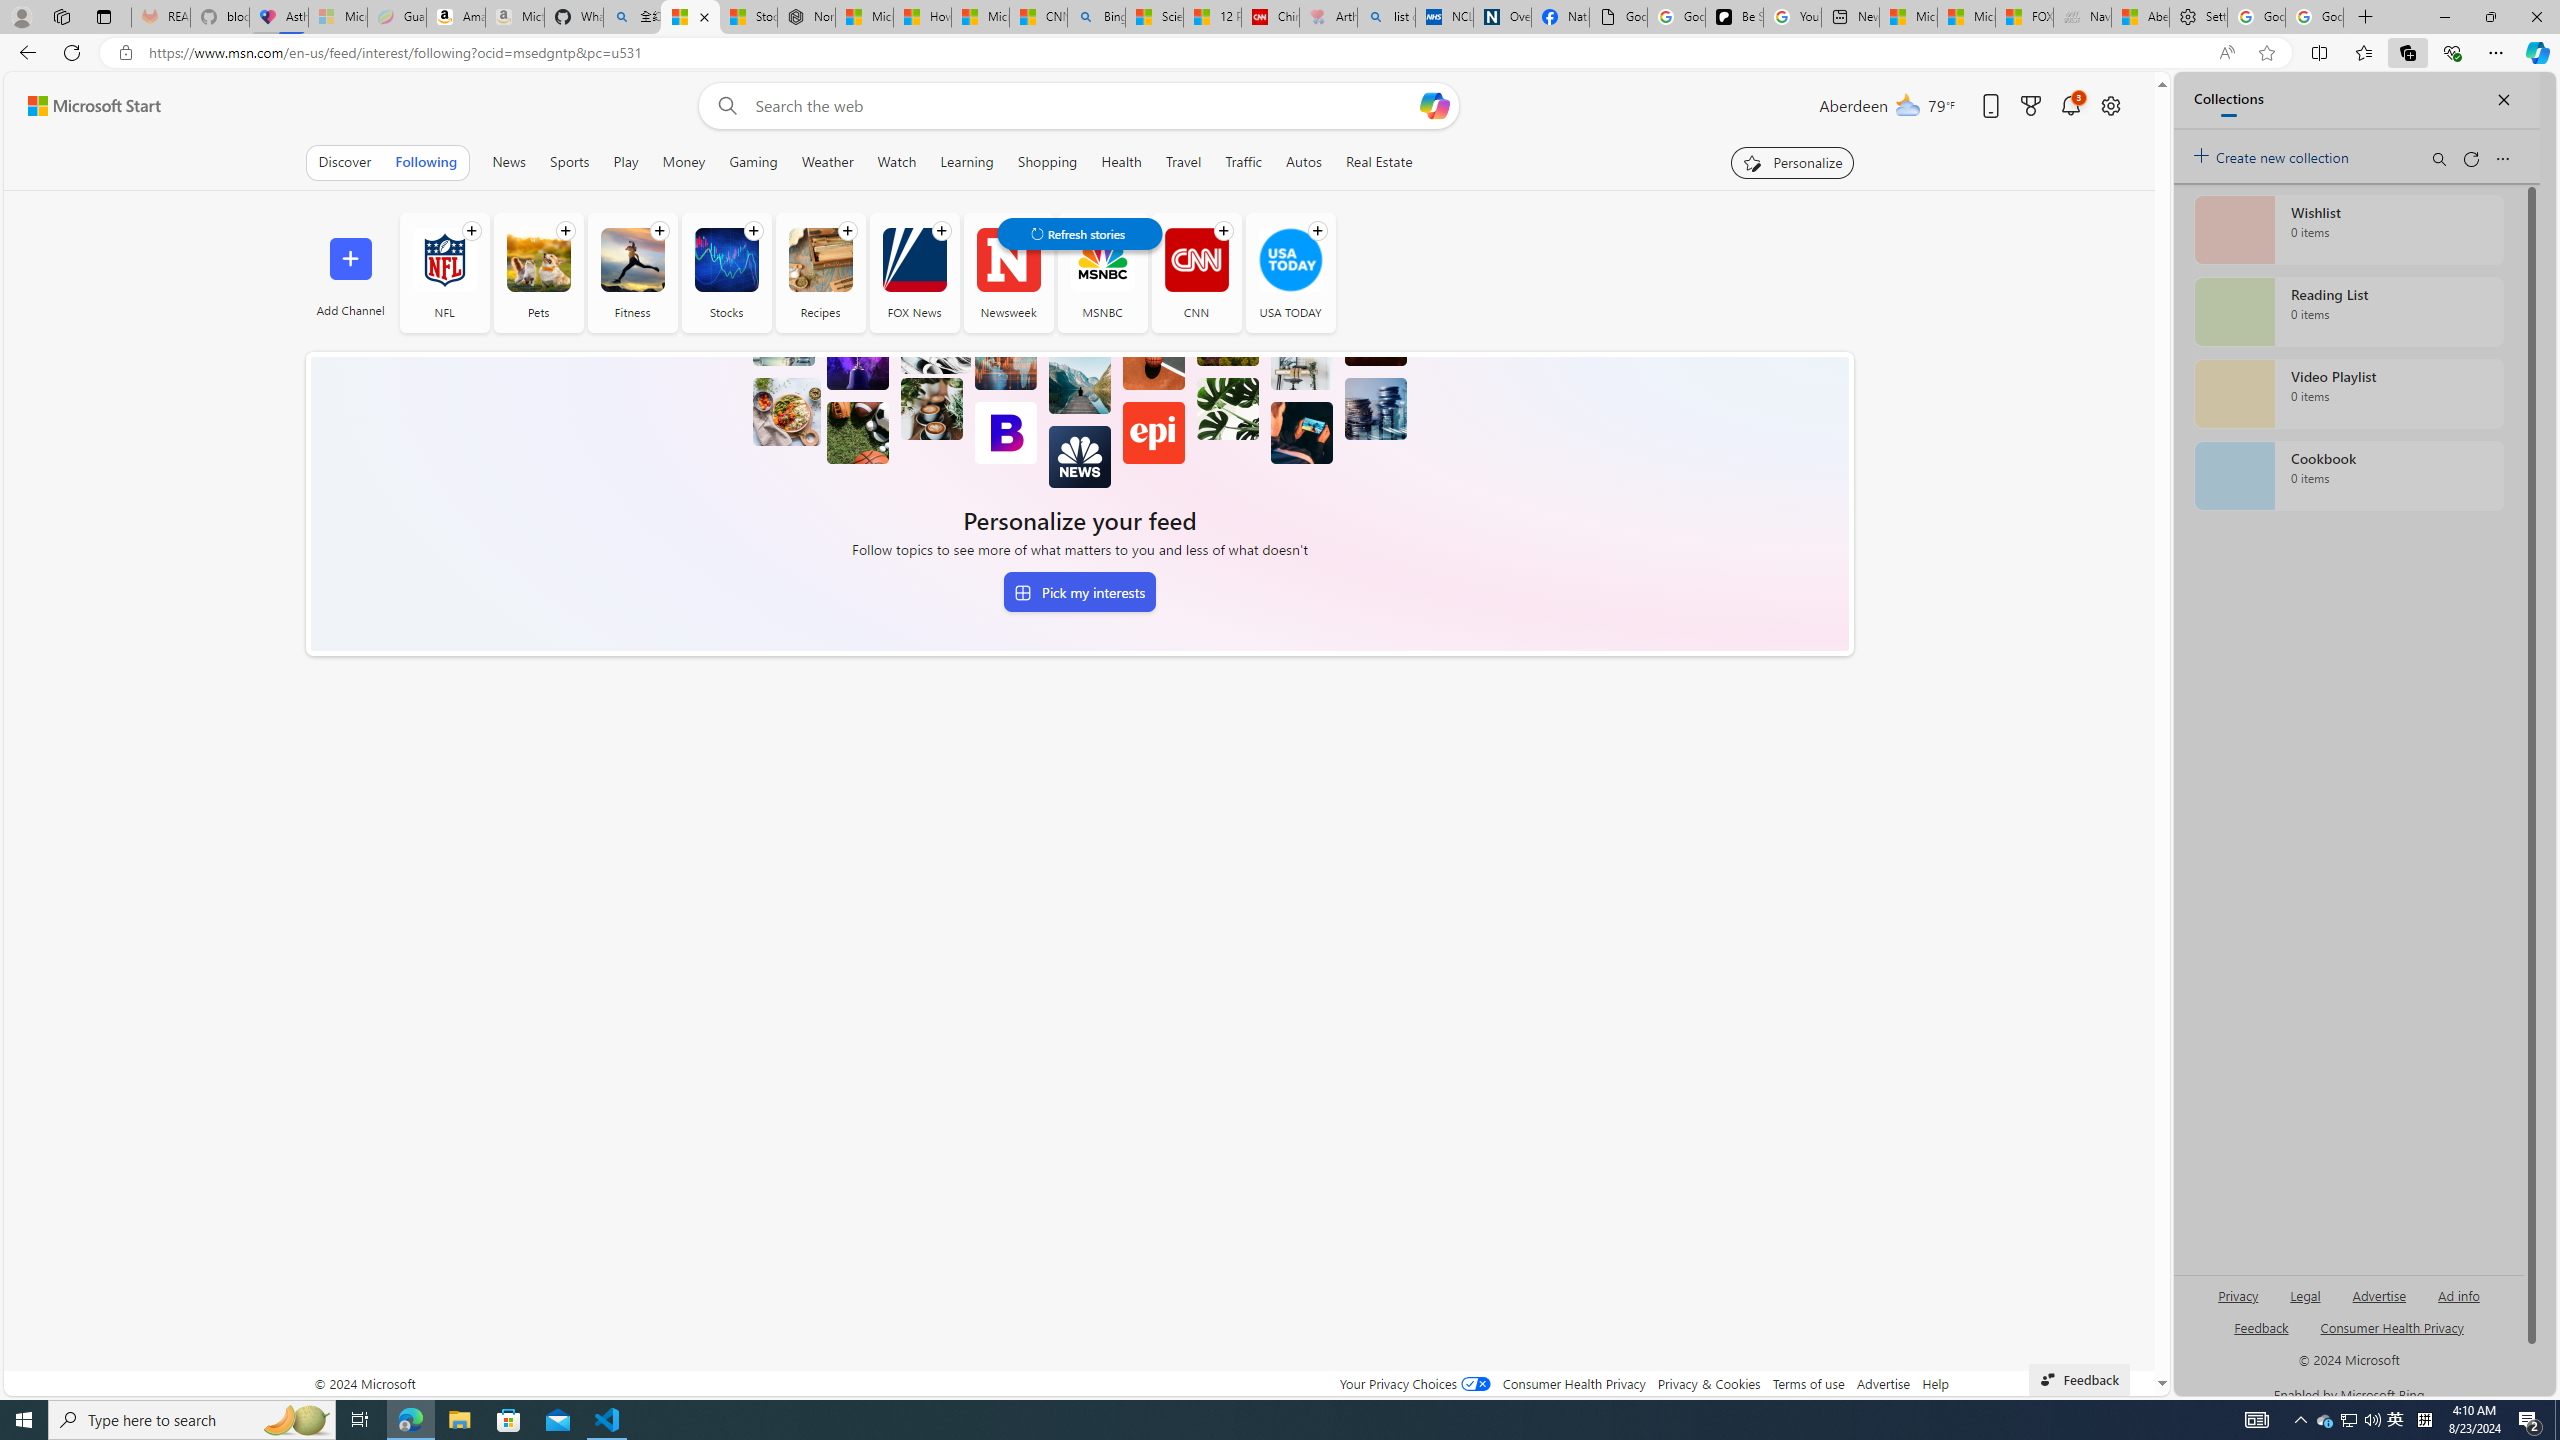  I want to click on 'Recipes', so click(819, 258).